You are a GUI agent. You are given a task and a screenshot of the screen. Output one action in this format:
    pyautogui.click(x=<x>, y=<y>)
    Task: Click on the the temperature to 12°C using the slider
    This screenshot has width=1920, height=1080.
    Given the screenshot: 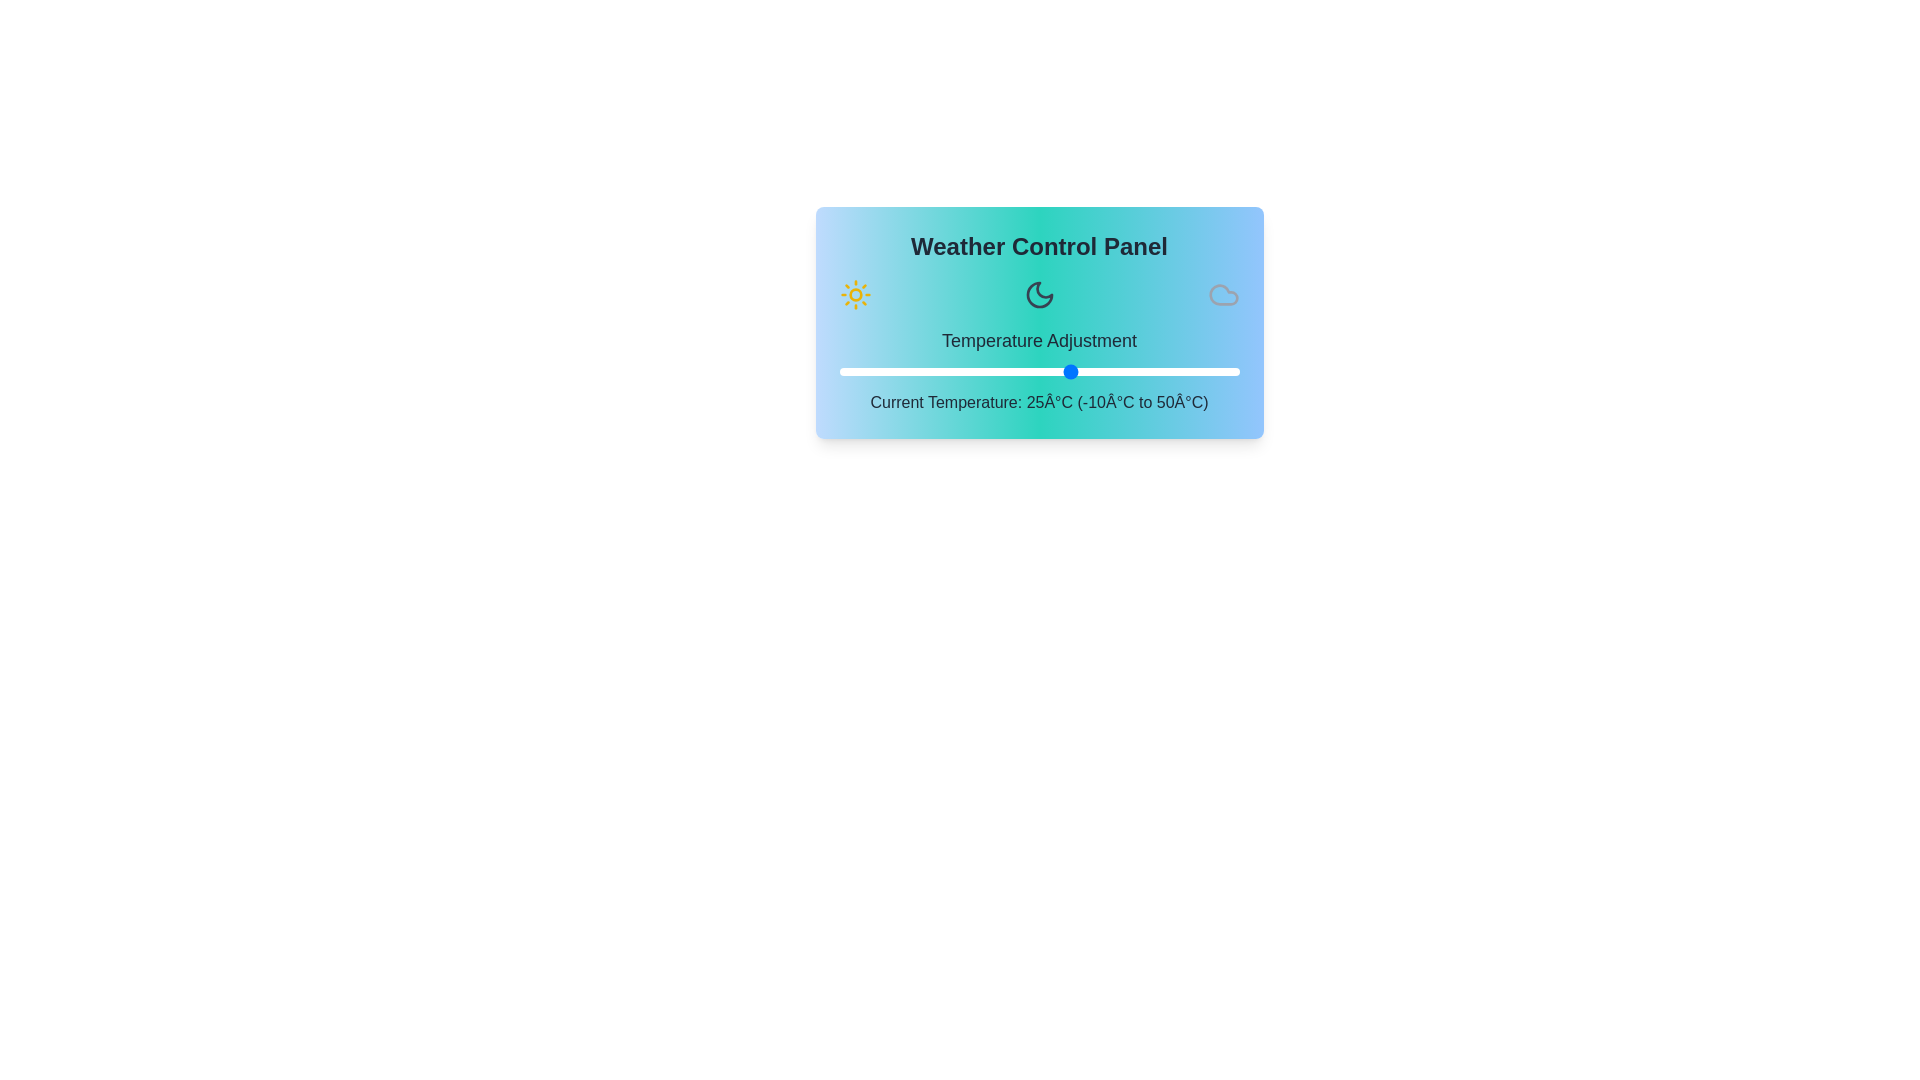 What is the action you would take?
    pyautogui.click(x=986, y=371)
    